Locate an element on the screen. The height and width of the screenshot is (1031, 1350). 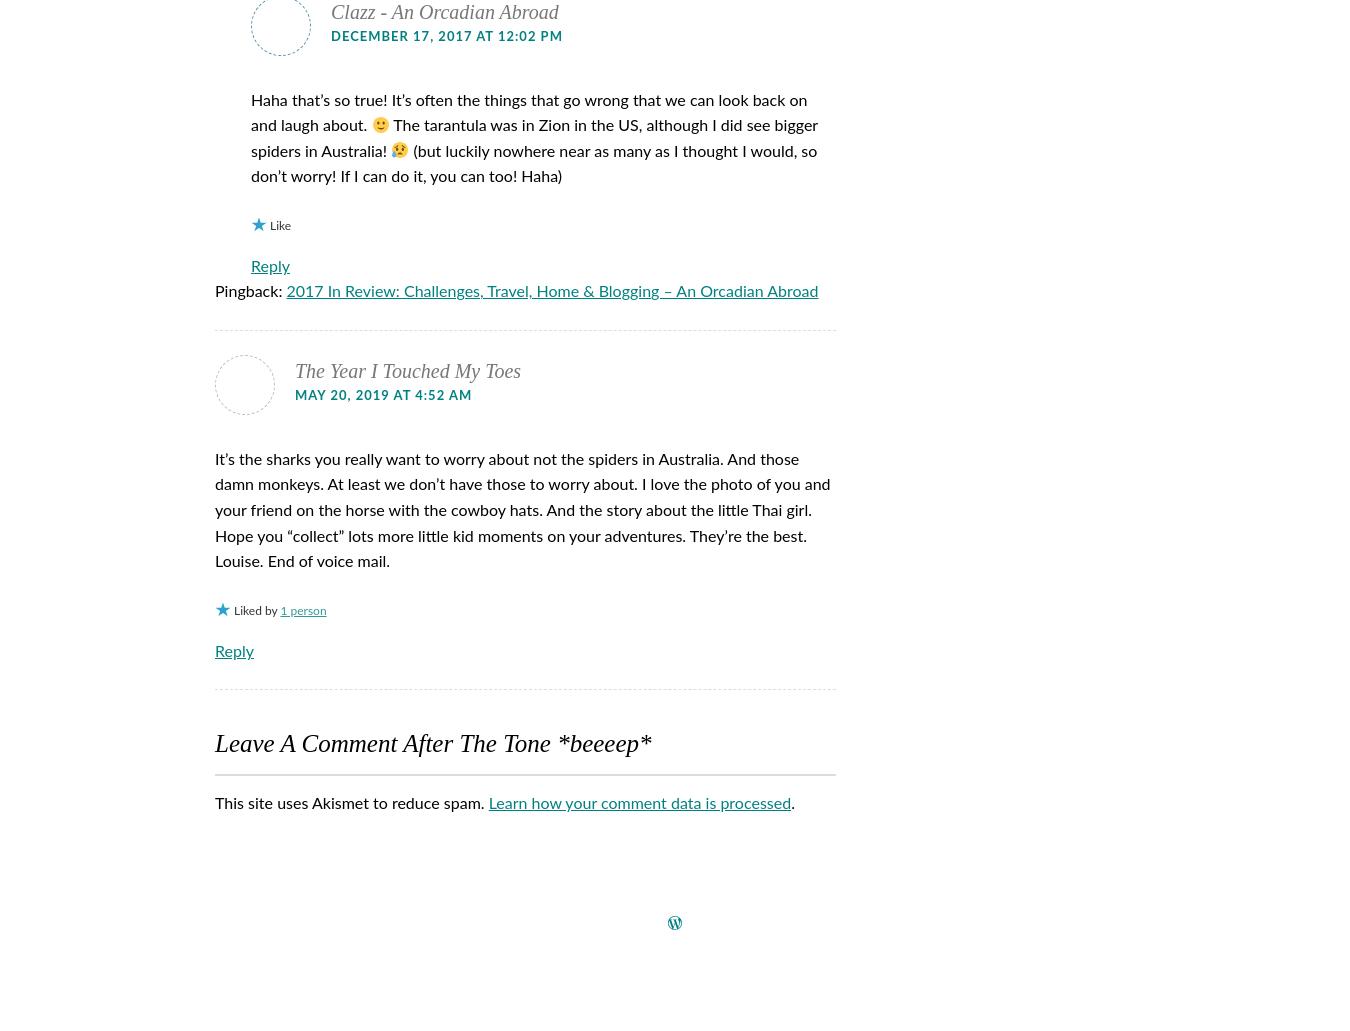
'(but luckily nowhere near as many as I thought I would, so don’t worry! If I can do it, you can too! Haha)' is located at coordinates (249, 163).